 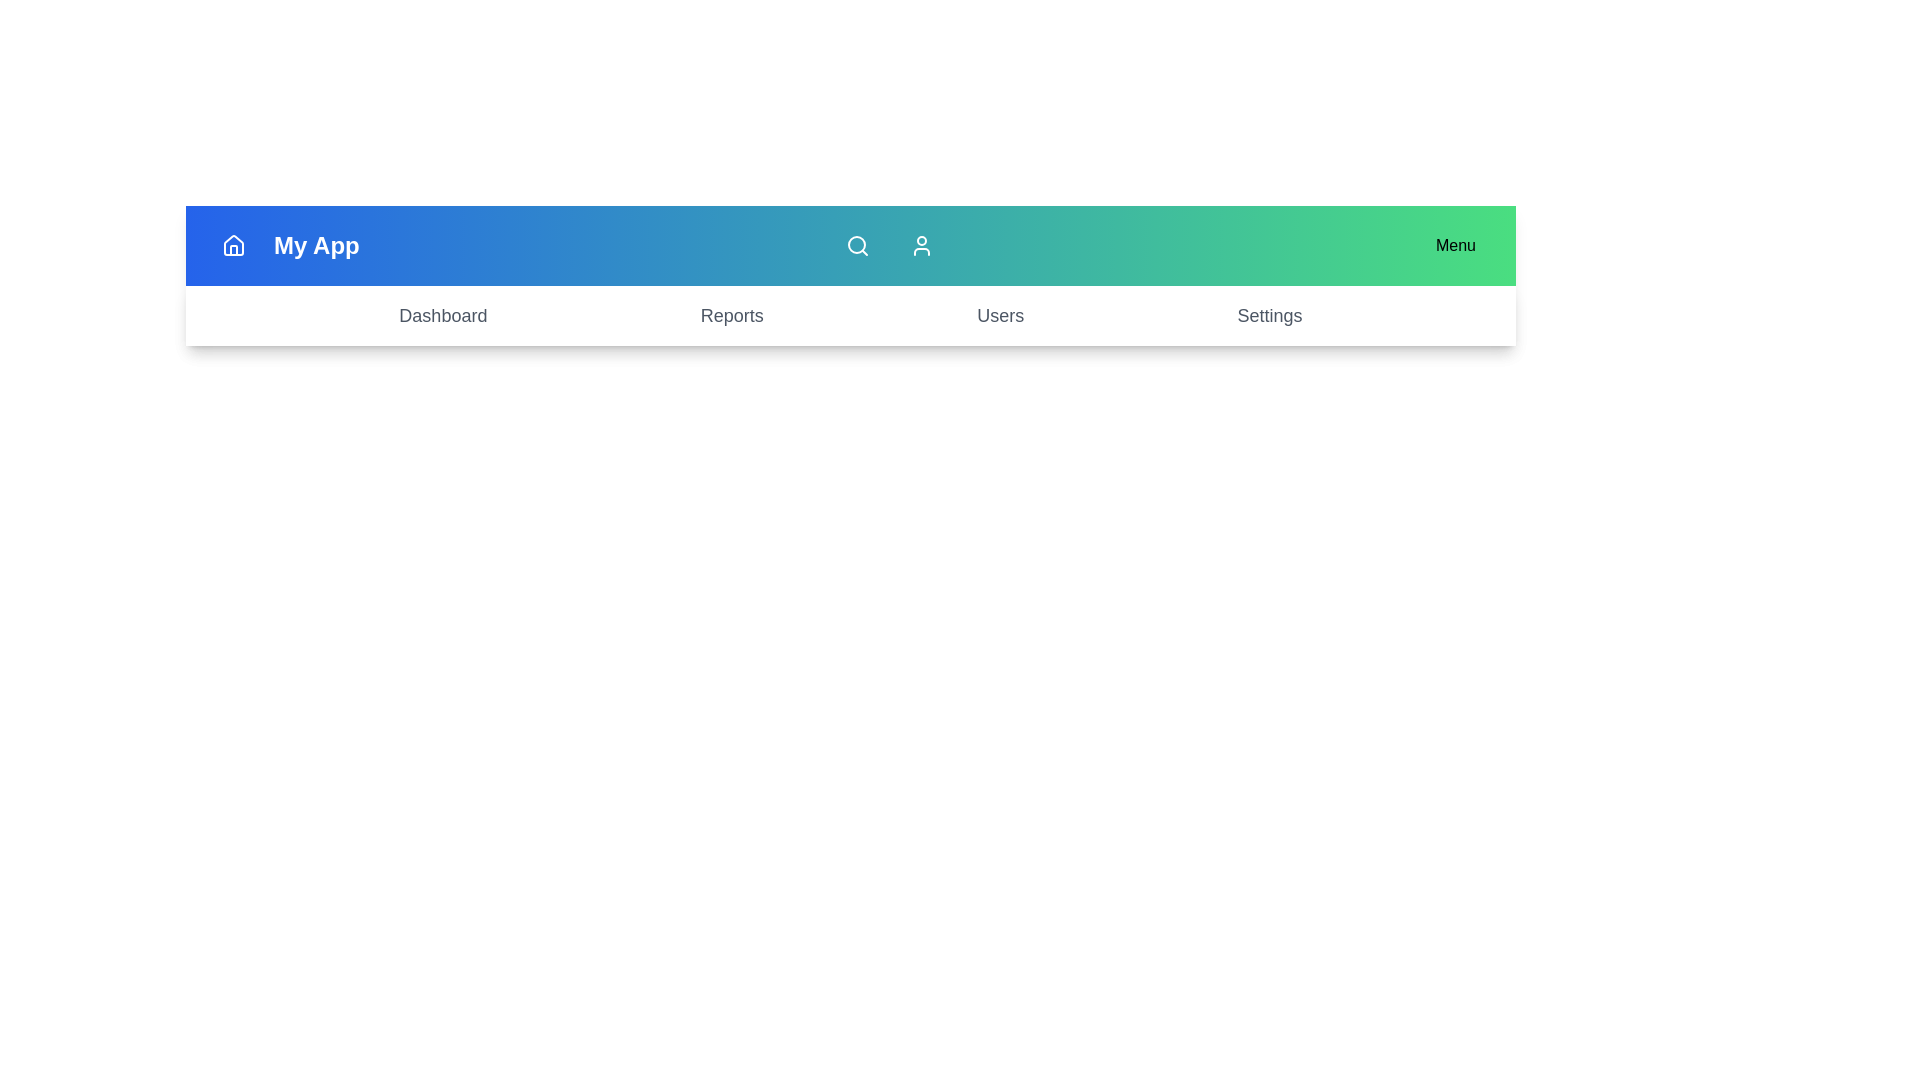 What do you see at coordinates (234, 245) in the screenshot?
I see `the 'Home' button to navigate to the home page` at bounding box center [234, 245].